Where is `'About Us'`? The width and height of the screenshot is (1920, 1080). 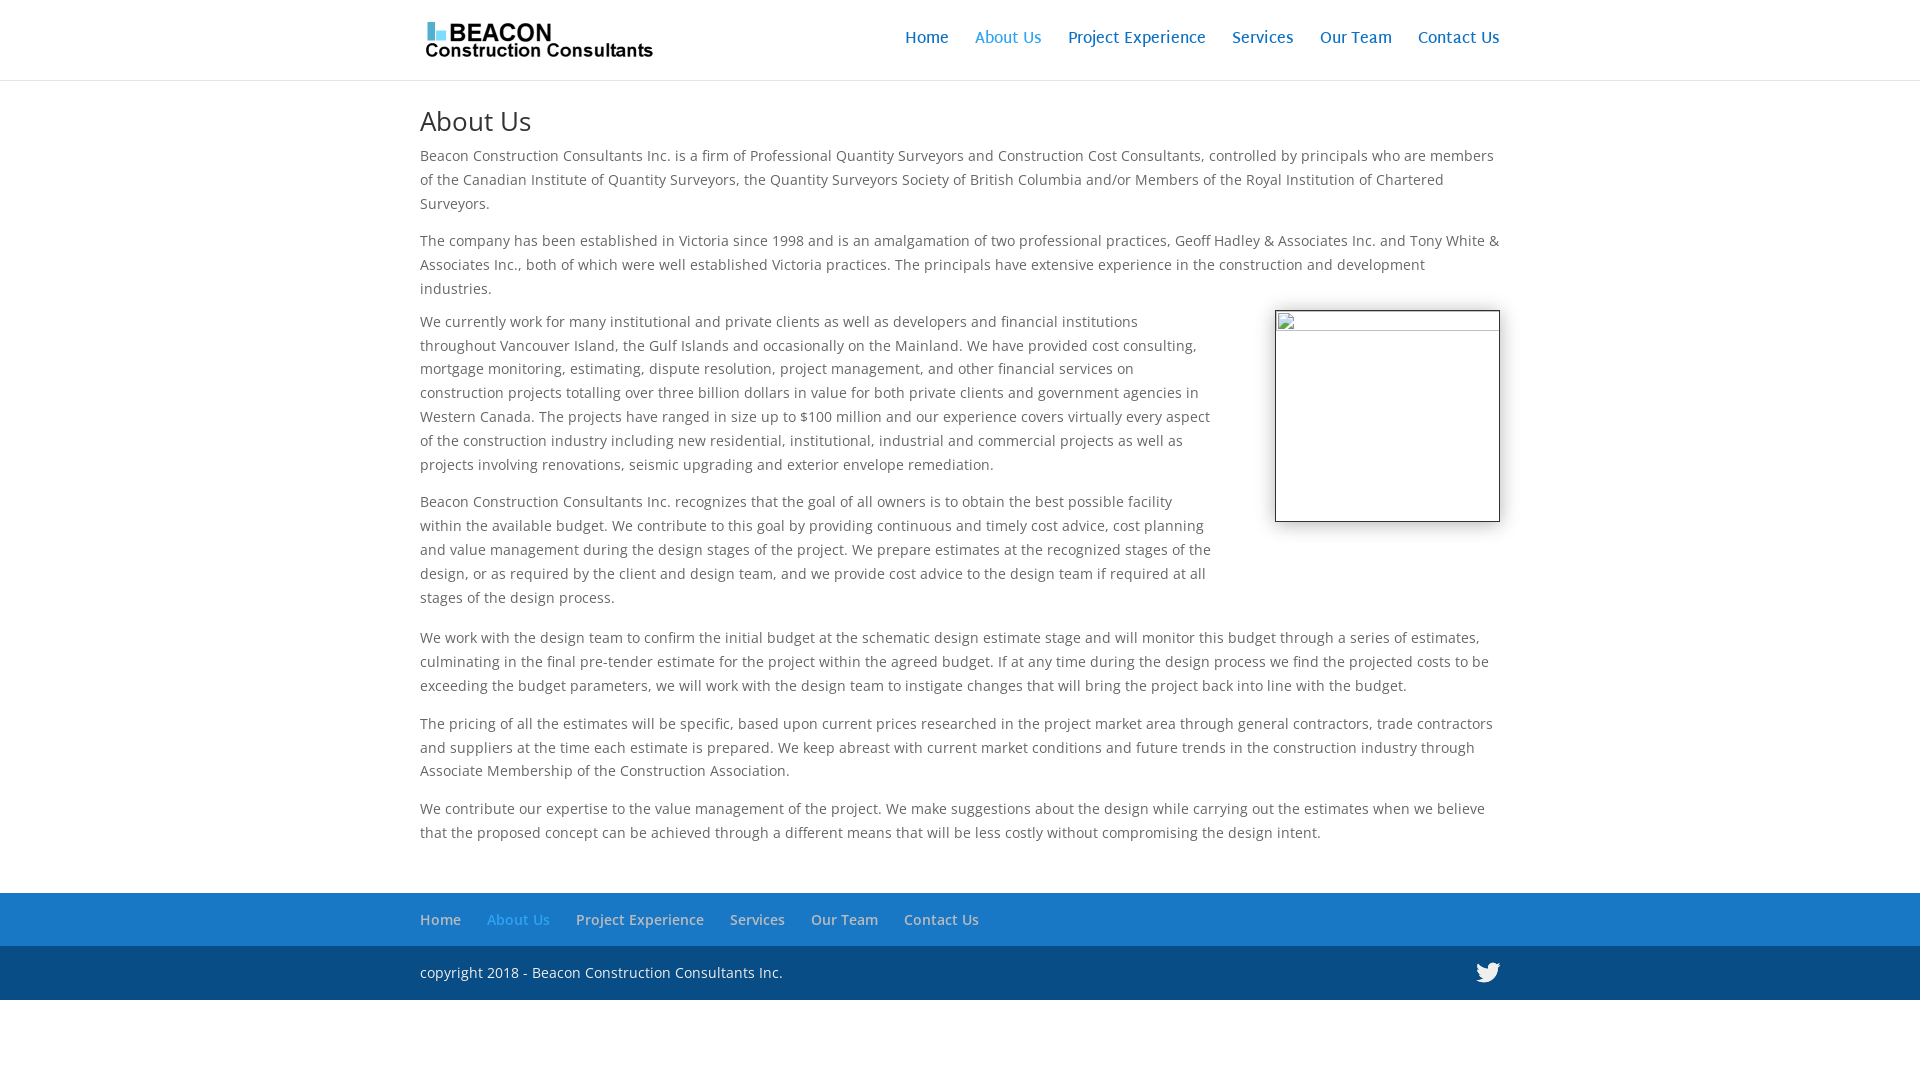
'About Us' is located at coordinates (518, 919).